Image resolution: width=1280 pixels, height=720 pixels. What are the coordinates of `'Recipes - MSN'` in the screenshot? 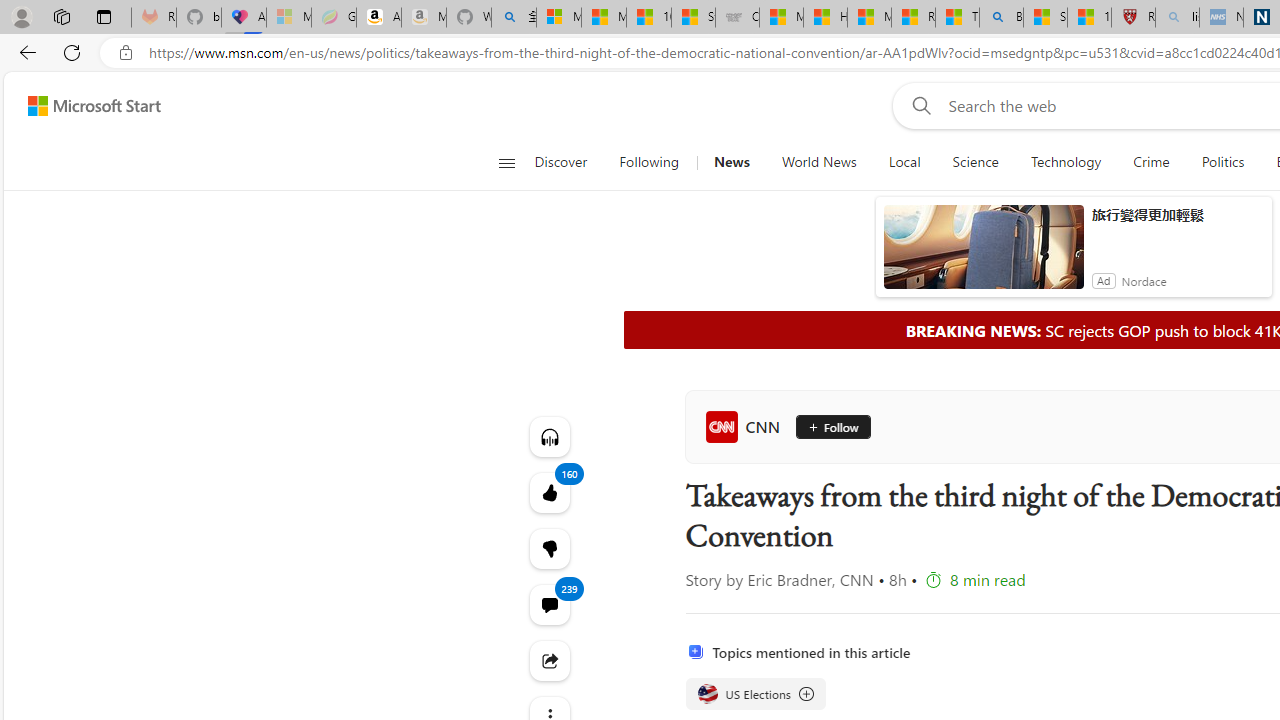 It's located at (912, 17).